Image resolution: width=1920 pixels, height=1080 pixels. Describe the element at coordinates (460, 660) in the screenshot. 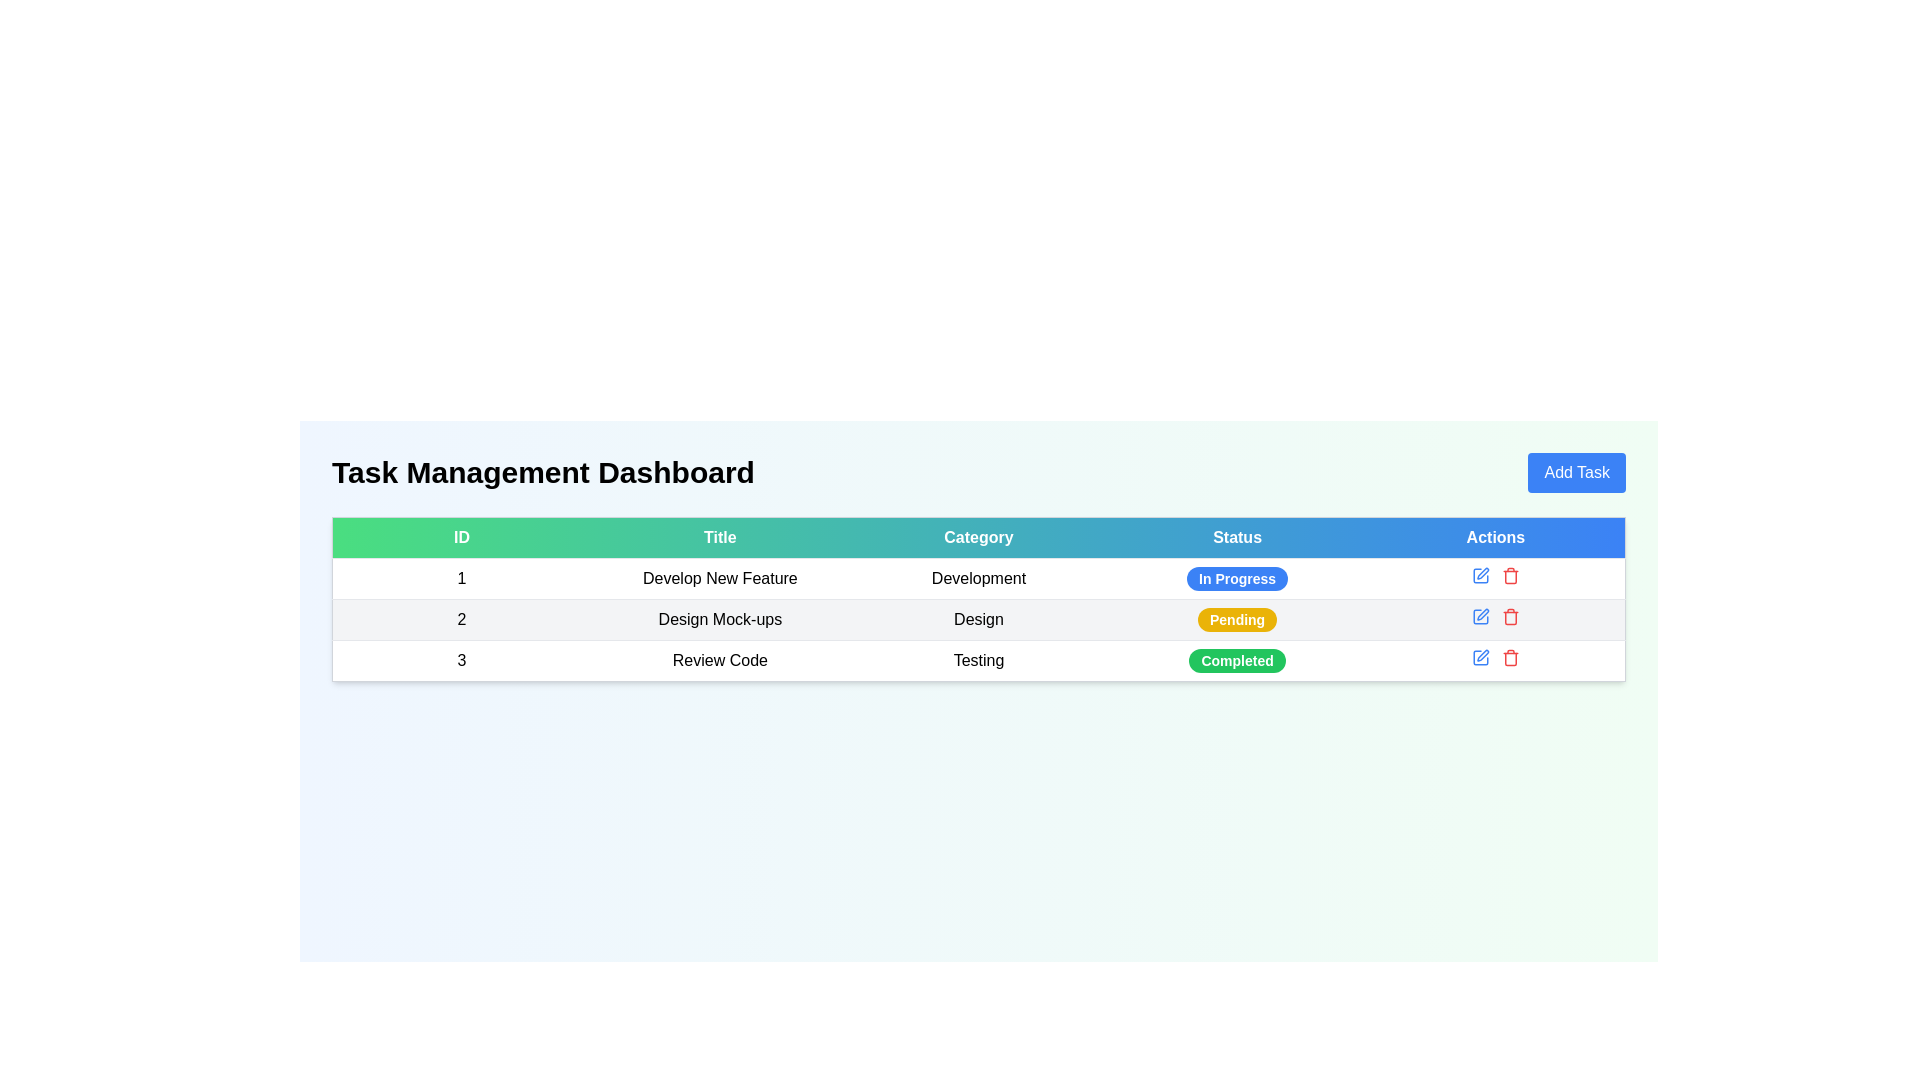

I see `the text label displaying the numeral '3' which is centered in its cell and located in the leftmost cell of the last row under the 'ID' column` at that location.